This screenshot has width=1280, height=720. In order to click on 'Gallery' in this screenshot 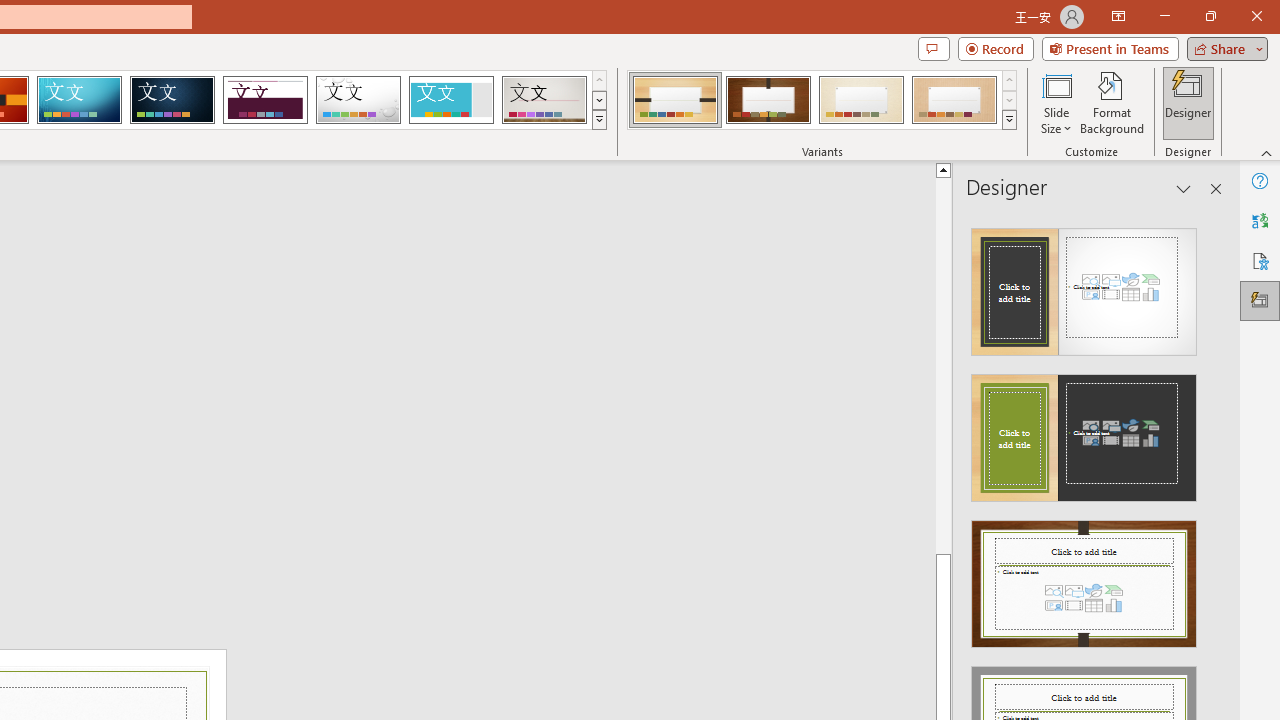, I will do `click(544, 100)`.